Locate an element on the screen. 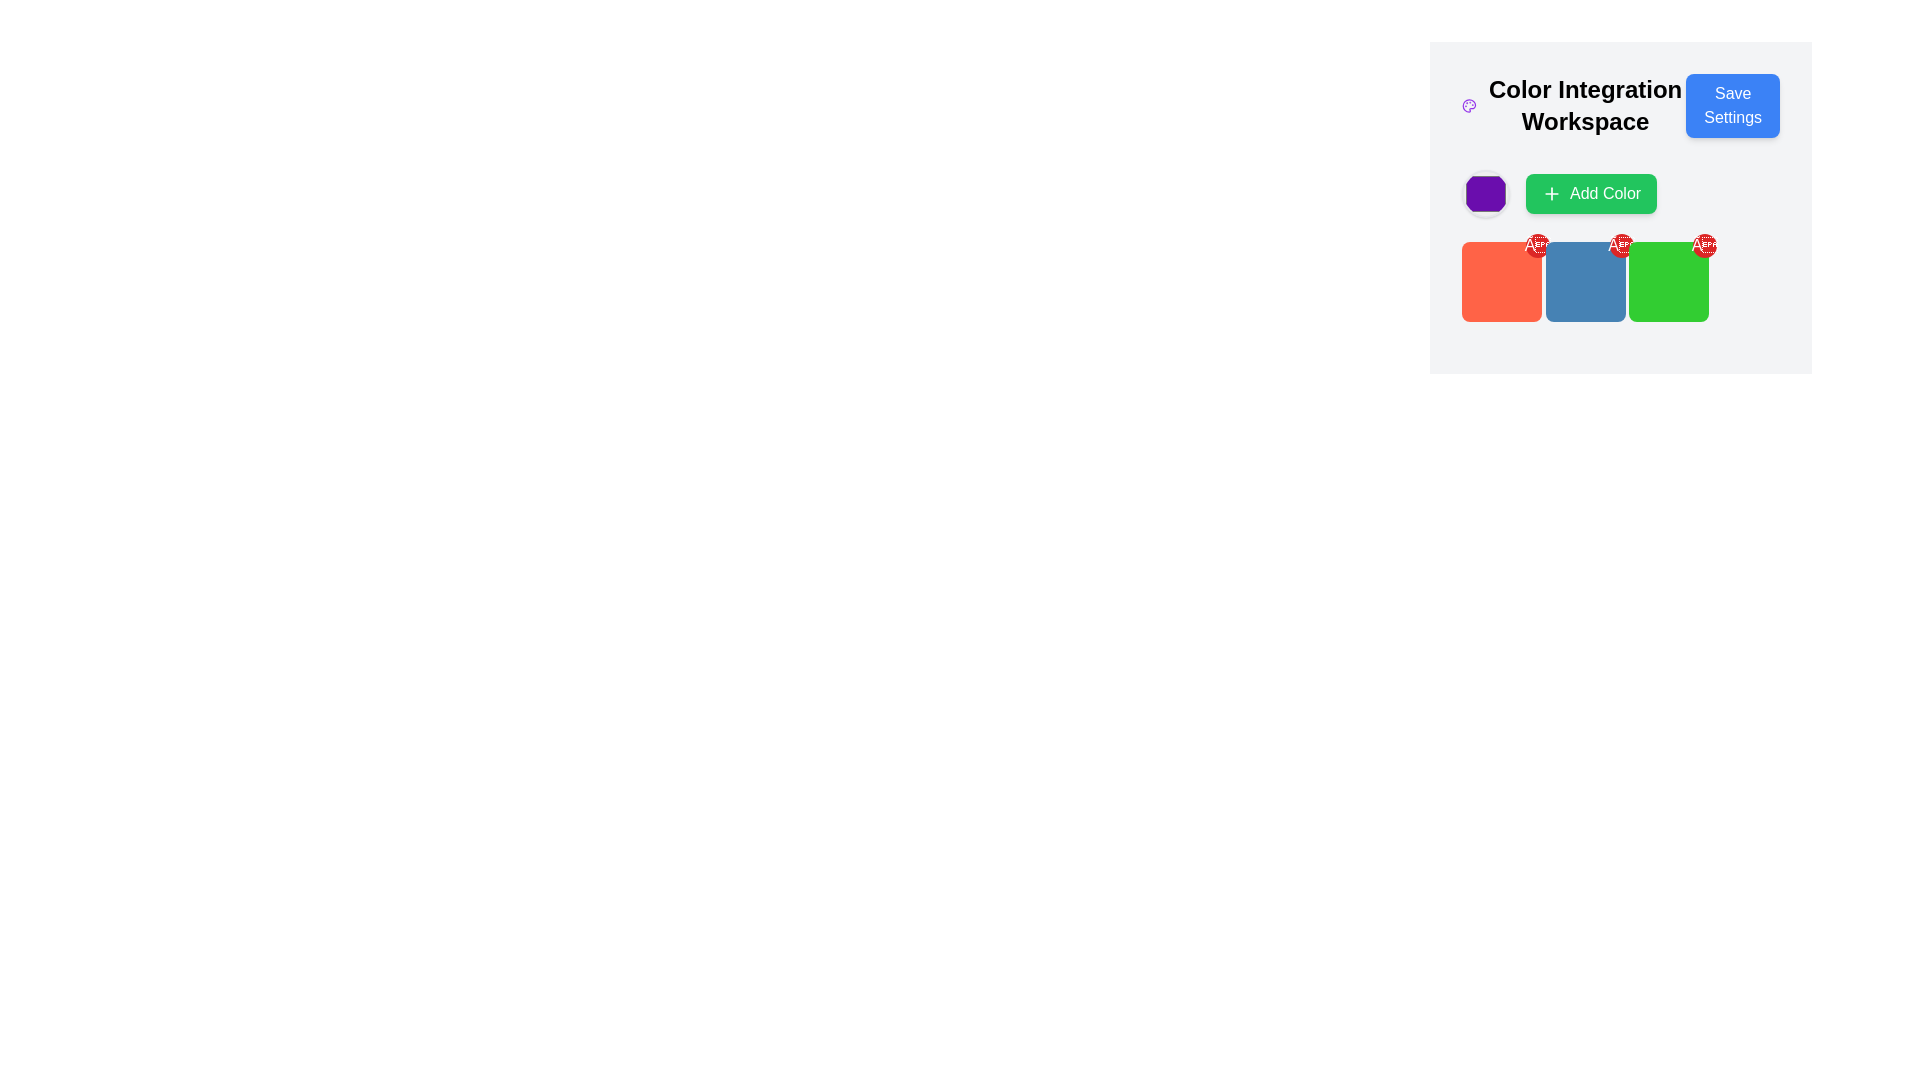  text displayed in the heading element titled 'Color Integration Workspace', which is positioned in the top left quadrant of the module layout, aligned to the left is located at coordinates (1573, 105).